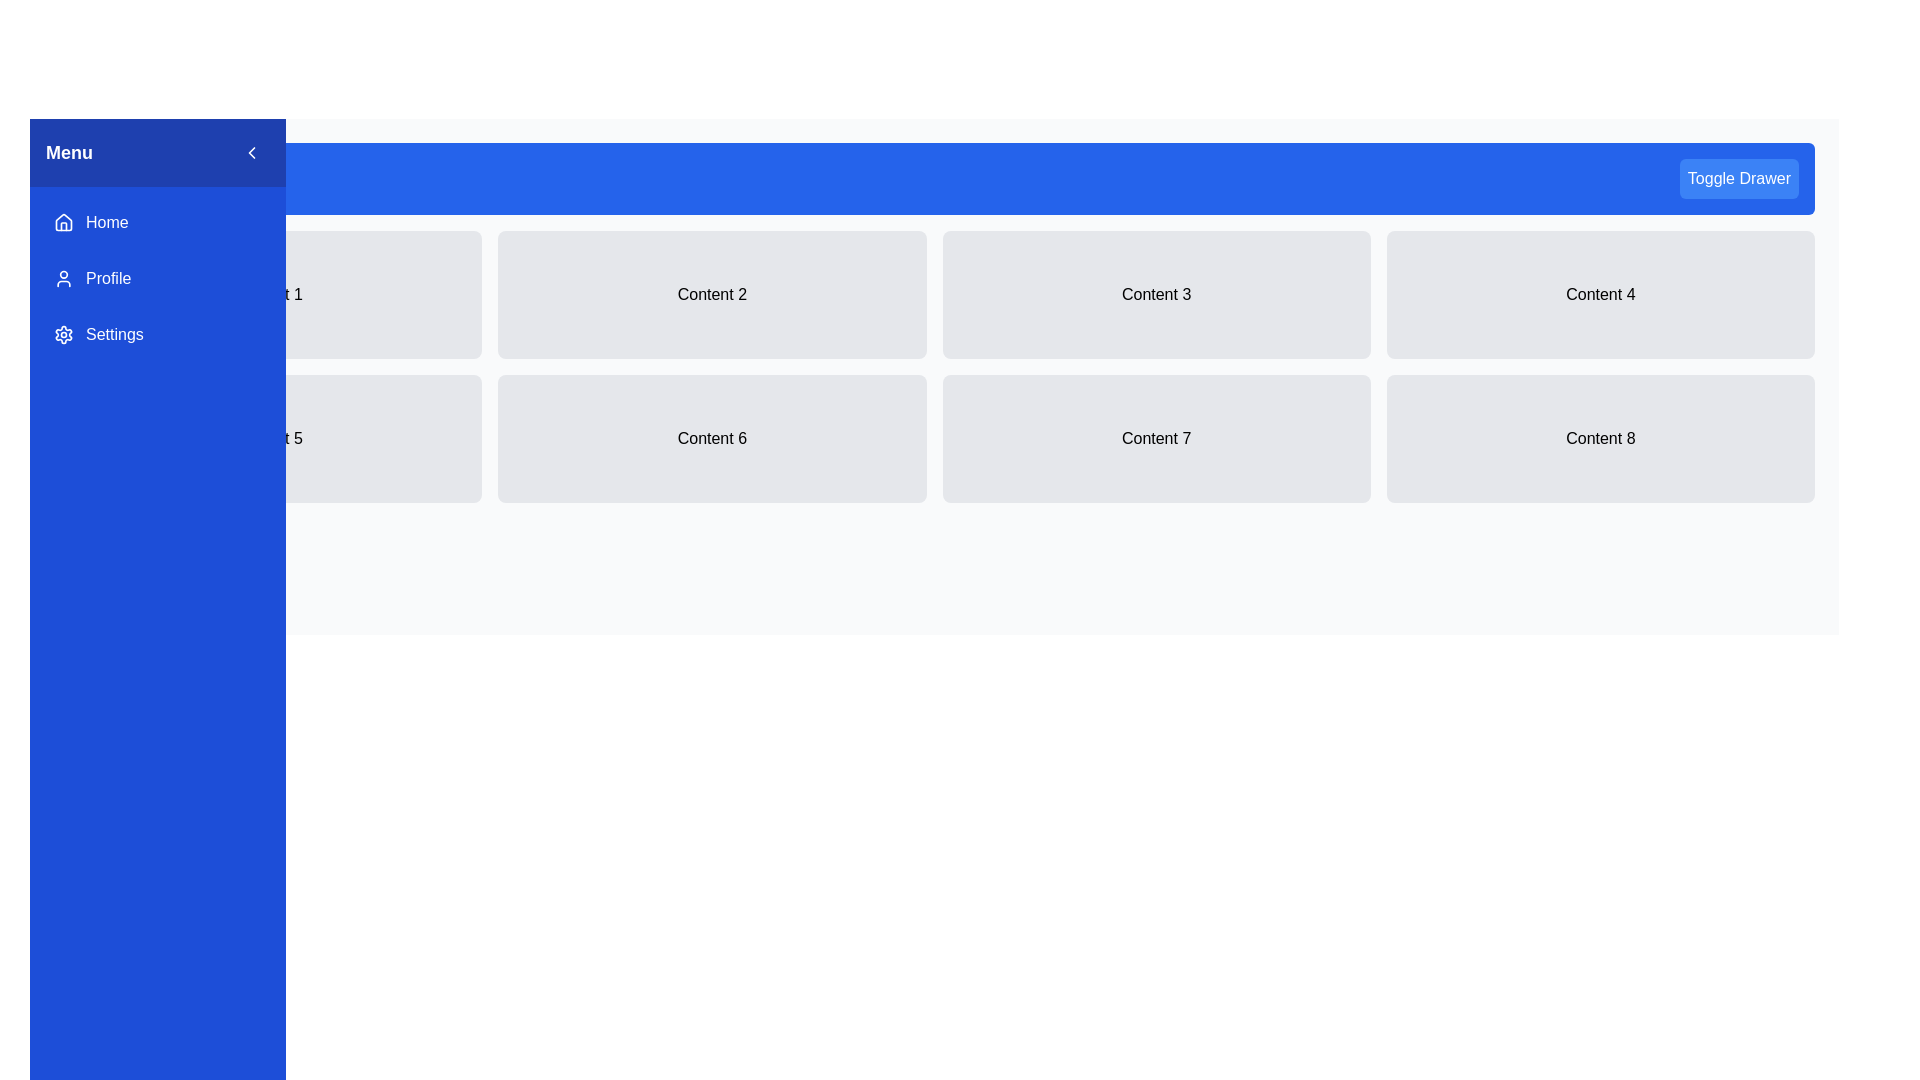 The height and width of the screenshot is (1080, 1920). I want to click on the rectangular placeholder element with rounded corners and light gray background that contains the text 'Content 7', located in the second row and third column of the grid, so click(1156, 438).